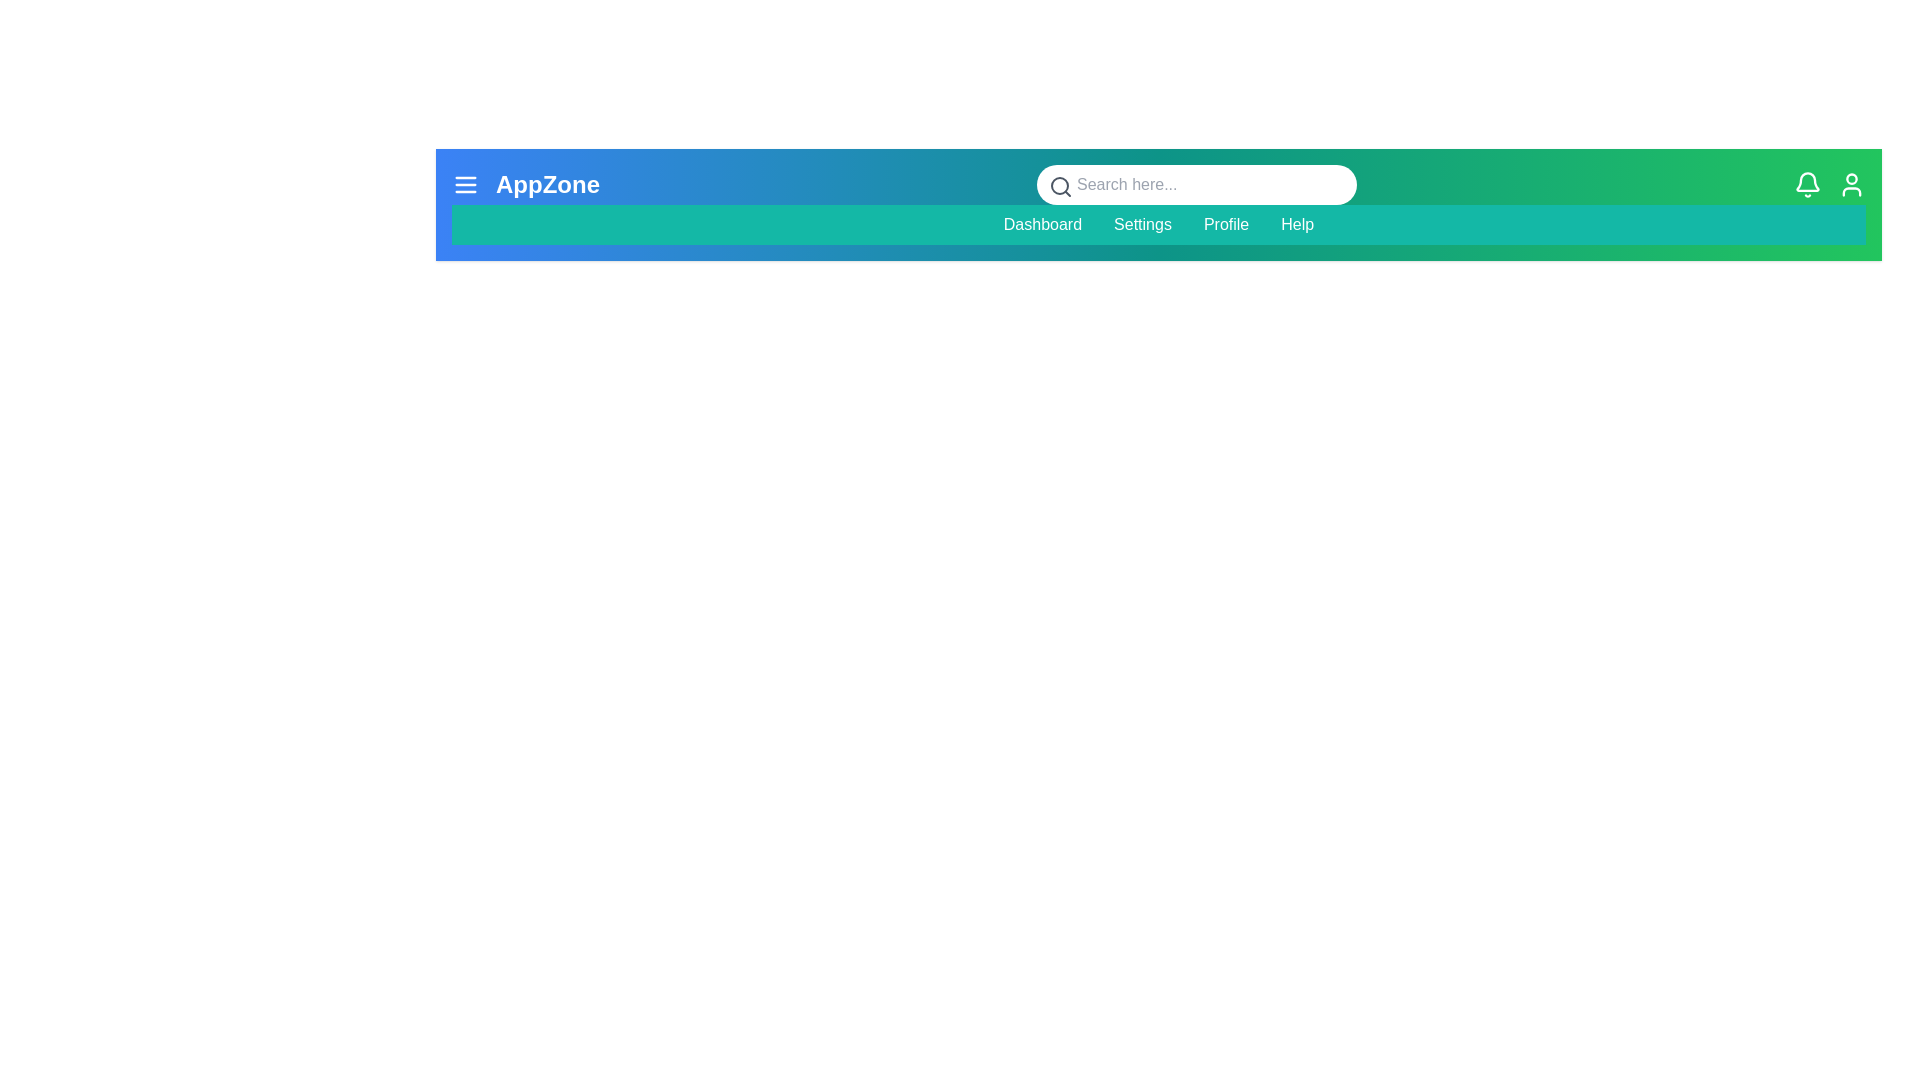 Image resolution: width=1920 pixels, height=1080 pixels. Describe the element at coordinates (464, 185) in the screenshot. I see `the menu icon to toggle the menu` at that location.